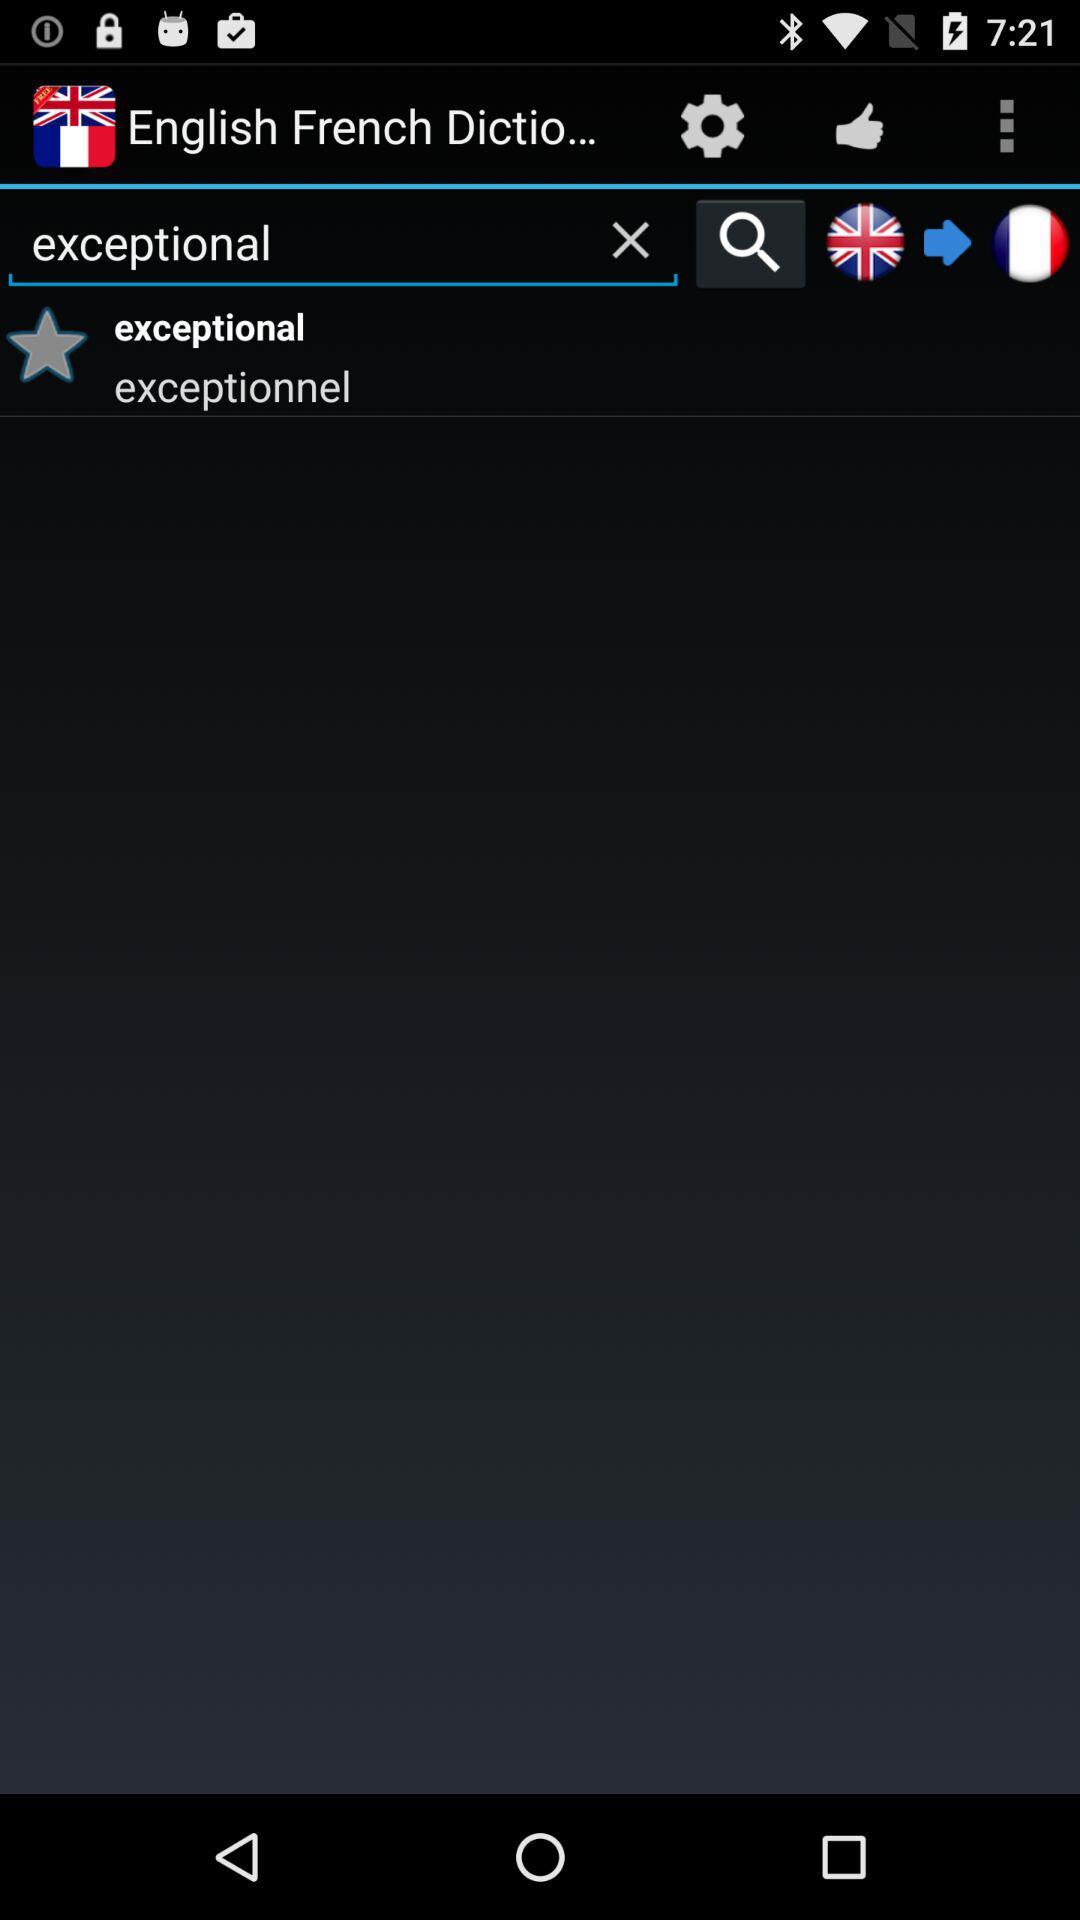  Describe the element at coordinates (750, 242) in the screenshot. I see `the item above the exceptional item` at that location.